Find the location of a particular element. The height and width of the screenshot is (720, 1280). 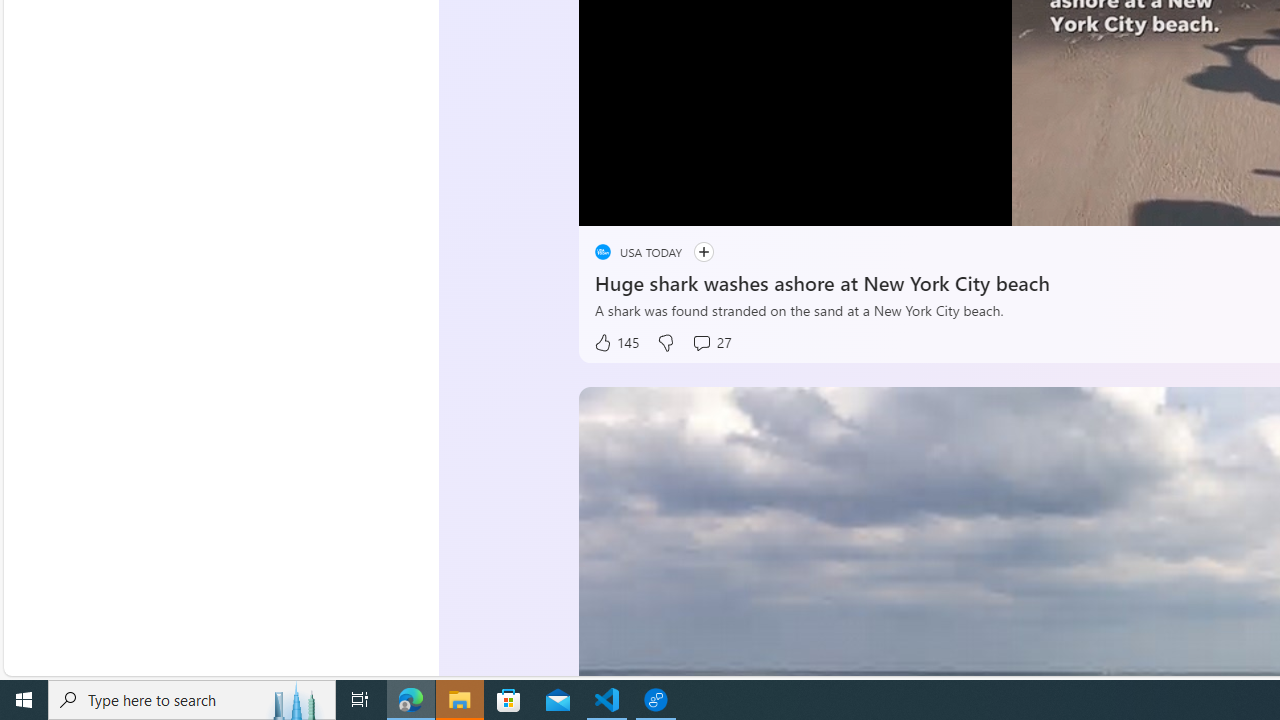

'145 Like' is located at coordinates (614, 342).